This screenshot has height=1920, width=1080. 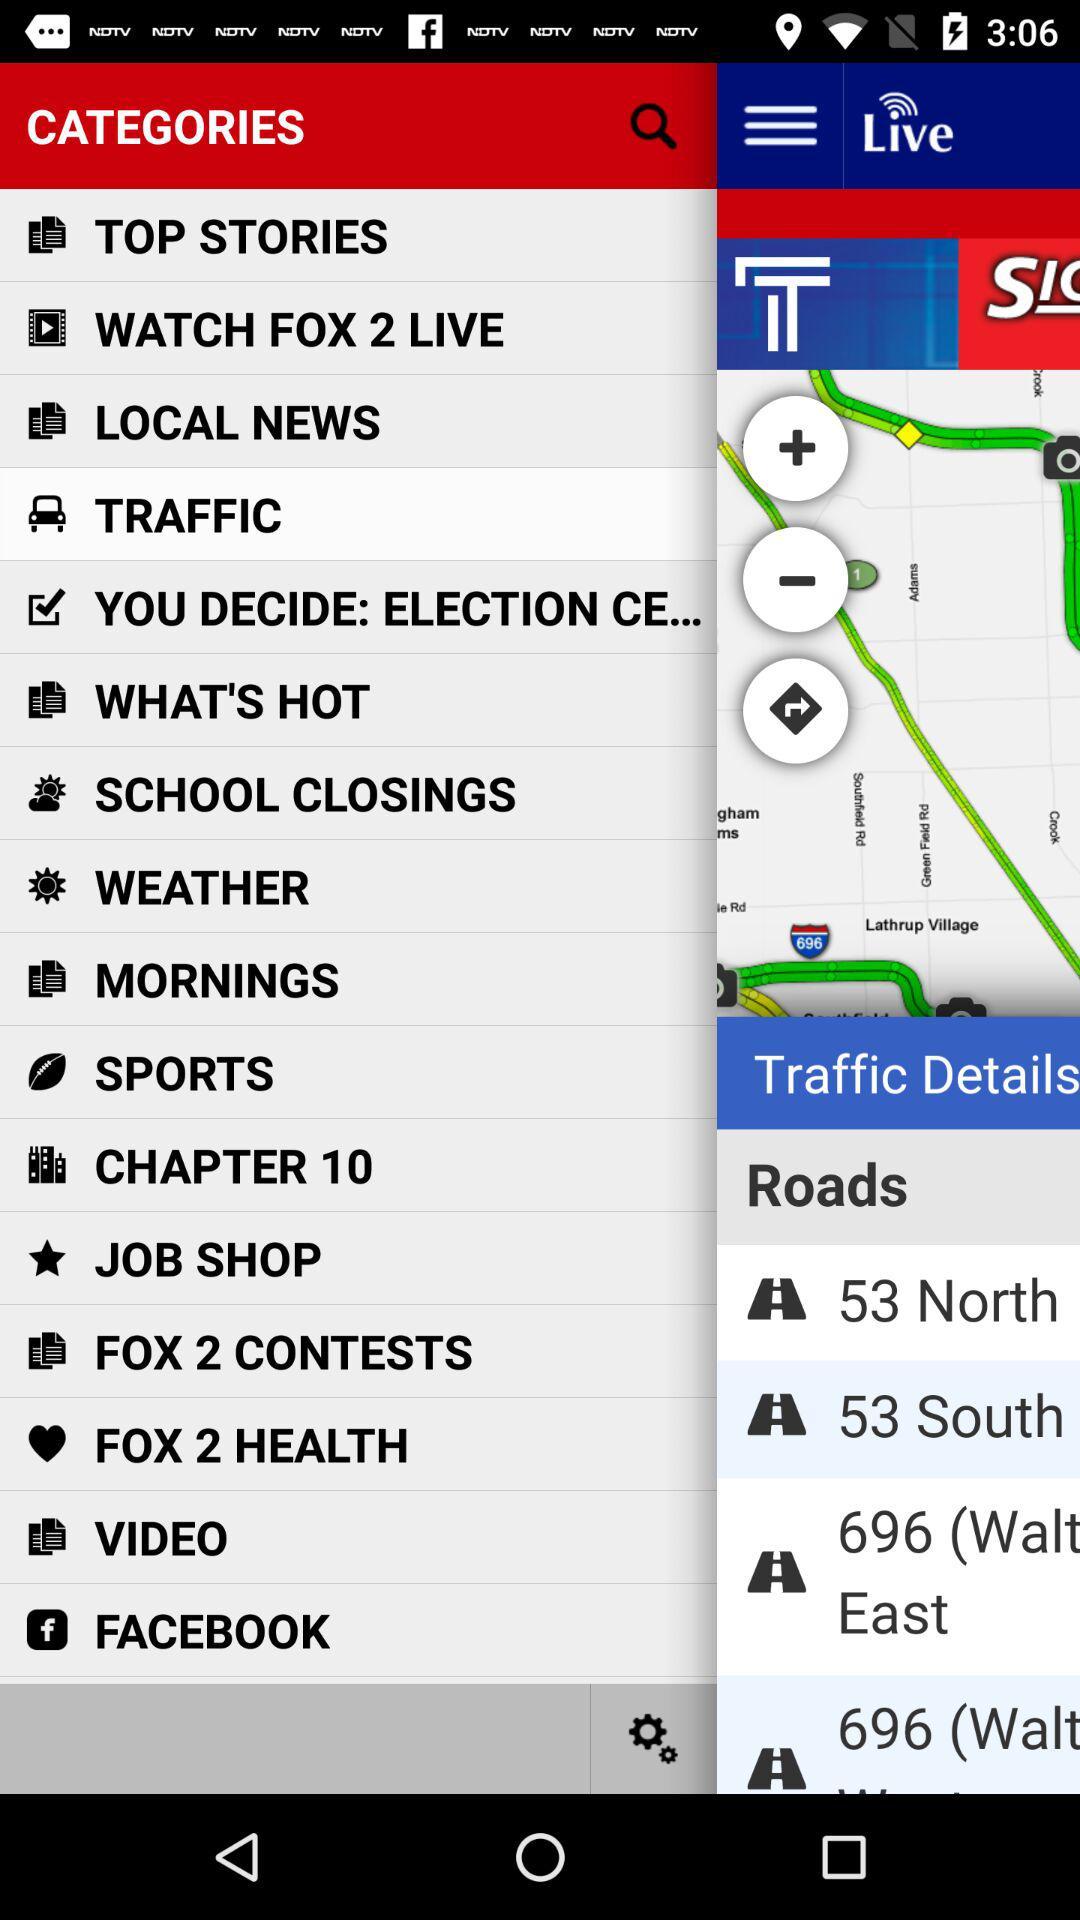 I want to click on setting button, so click(x=654, y=1737).